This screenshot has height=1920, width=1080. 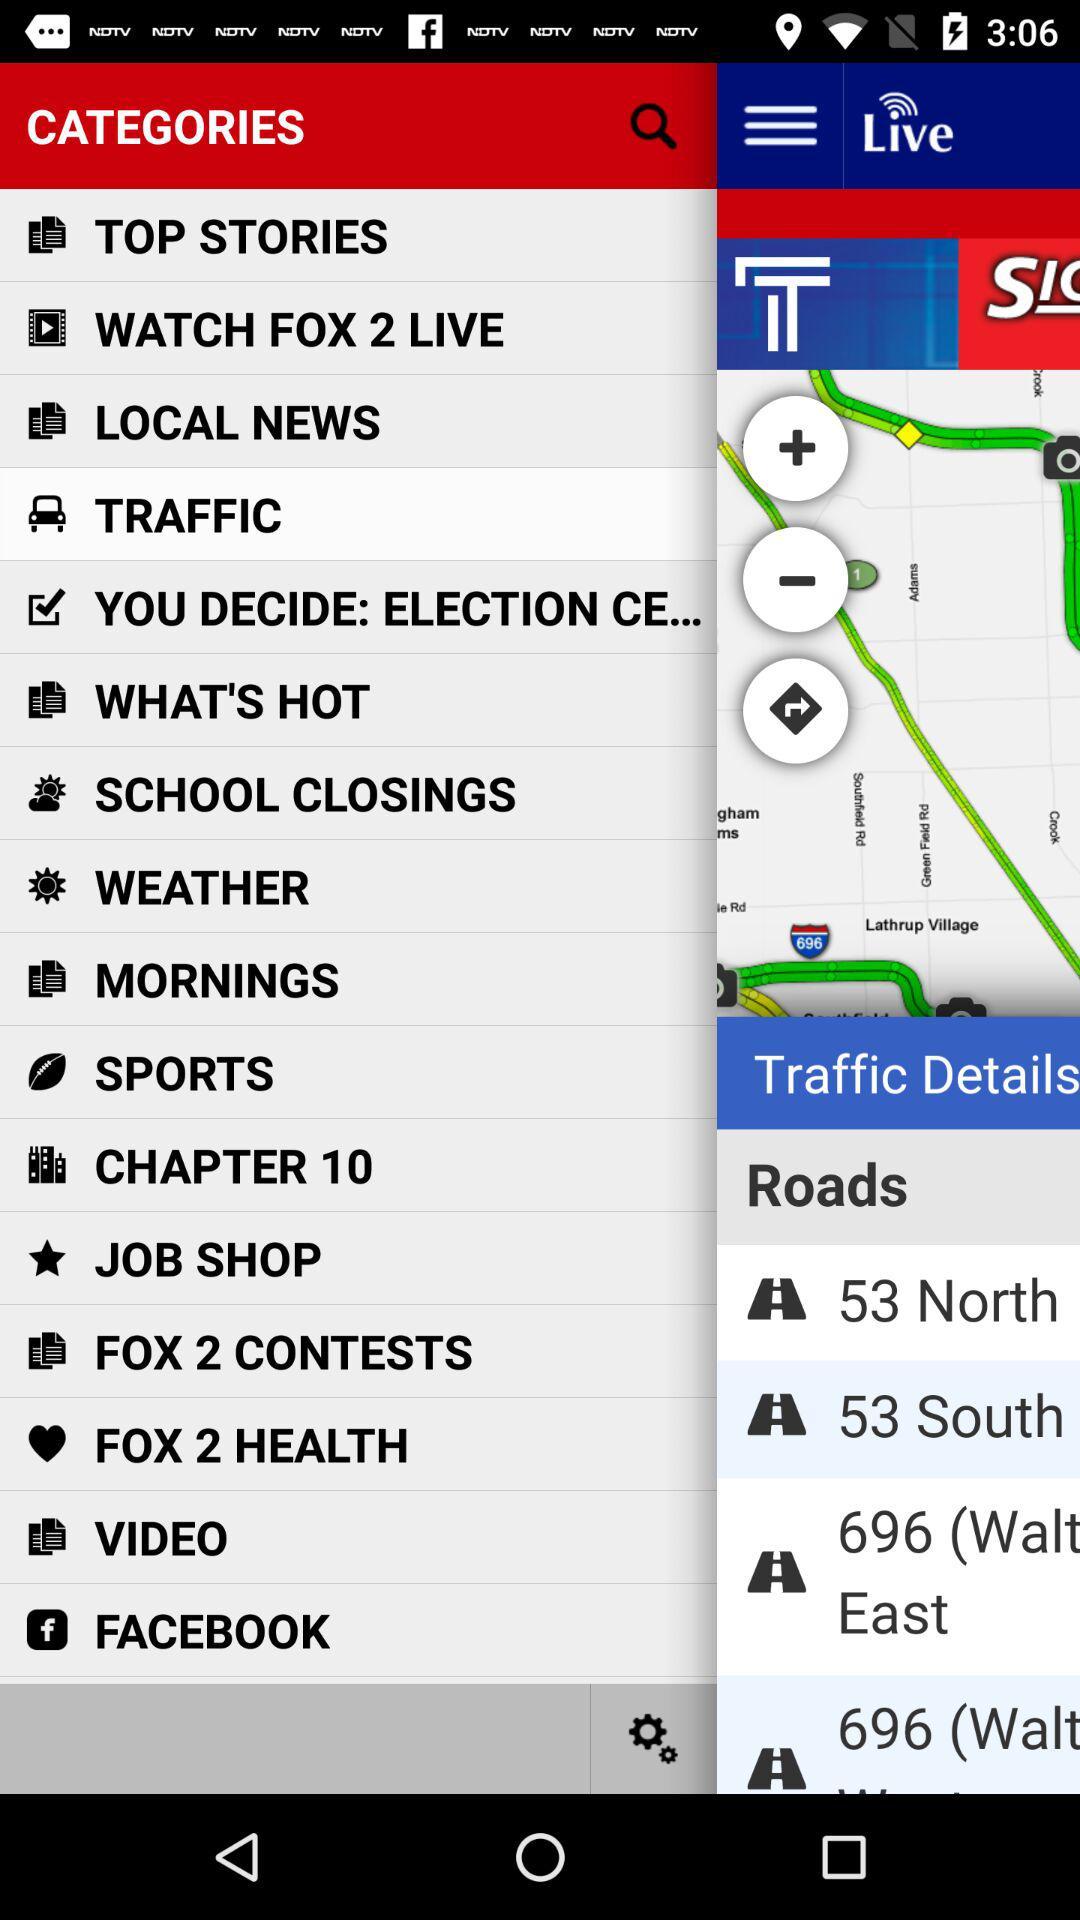 I want to click on setting button, so click(x=654, y=1737).